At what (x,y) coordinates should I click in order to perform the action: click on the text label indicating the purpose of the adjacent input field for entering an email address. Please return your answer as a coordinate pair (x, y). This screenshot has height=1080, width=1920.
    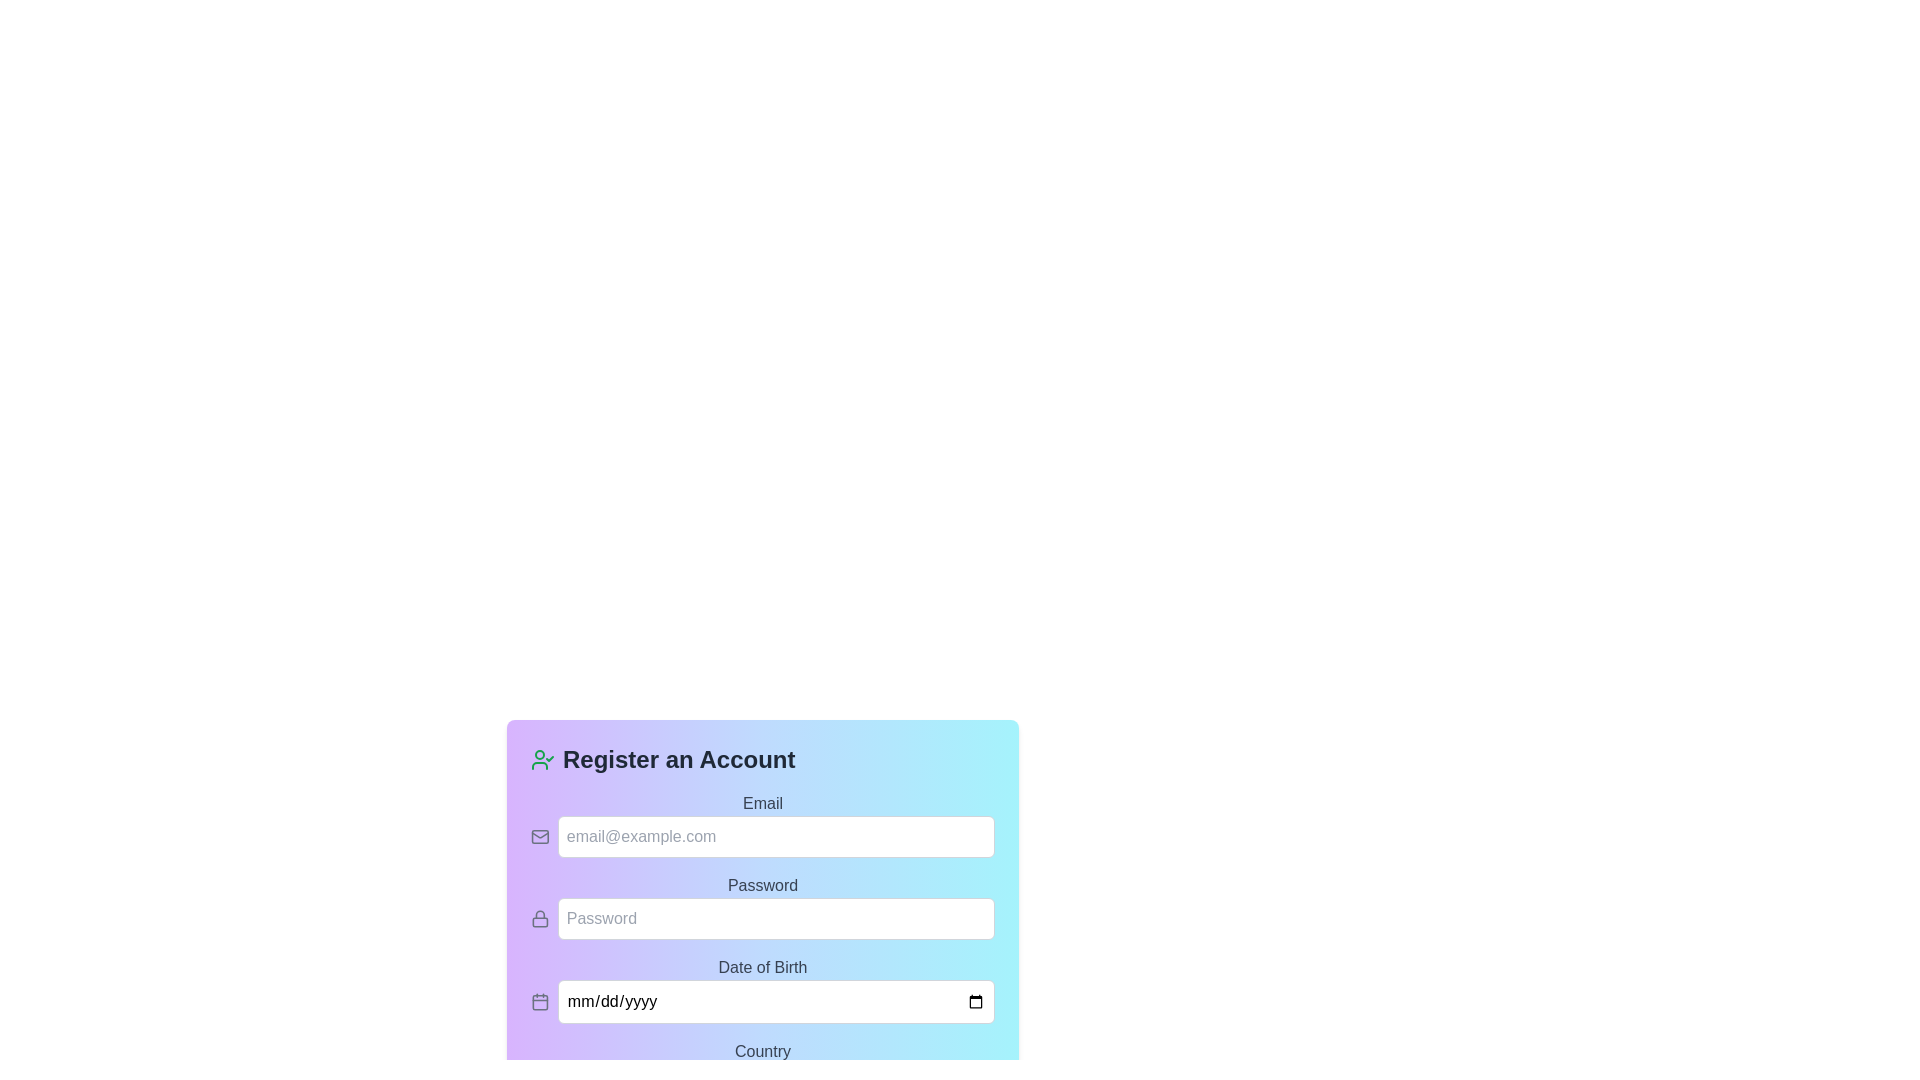
    Looking at the image, I should click on (762, 802).